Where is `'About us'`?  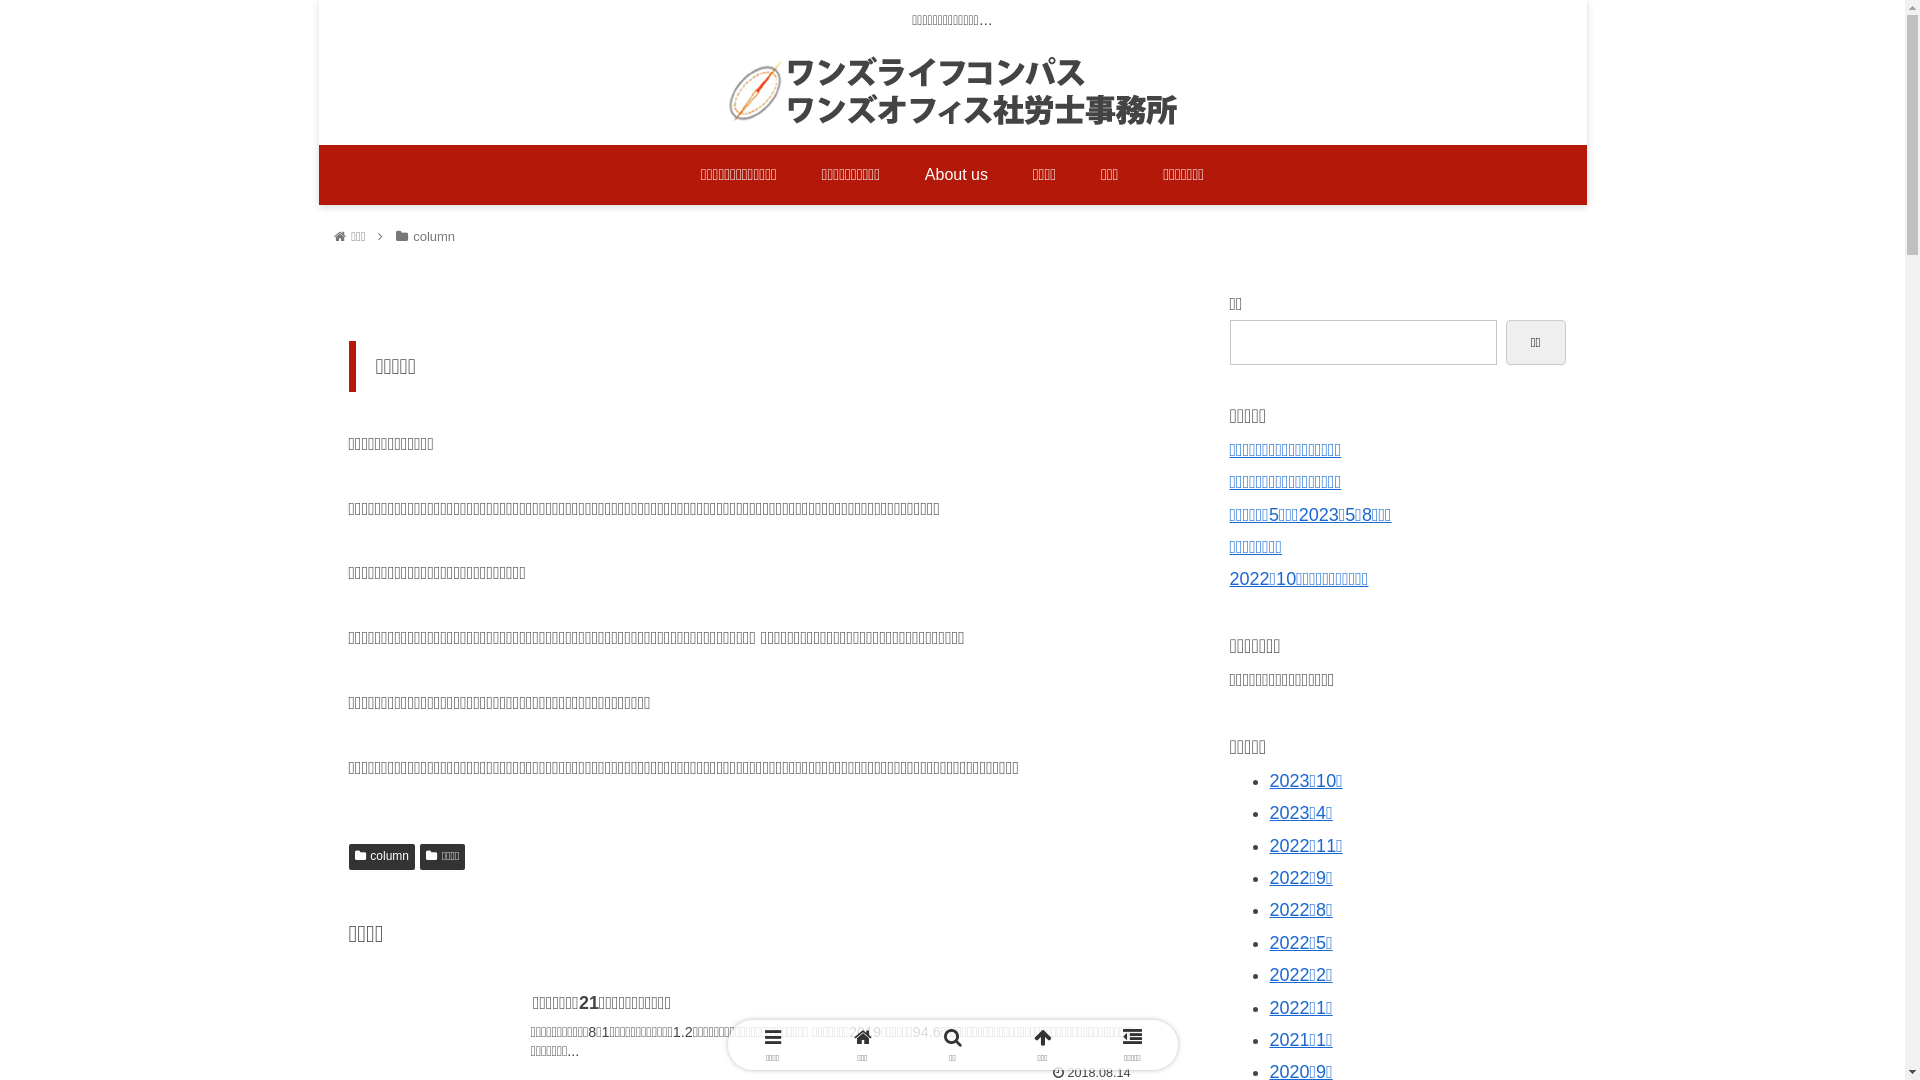
'About us' is located at coordinates (901, 173).